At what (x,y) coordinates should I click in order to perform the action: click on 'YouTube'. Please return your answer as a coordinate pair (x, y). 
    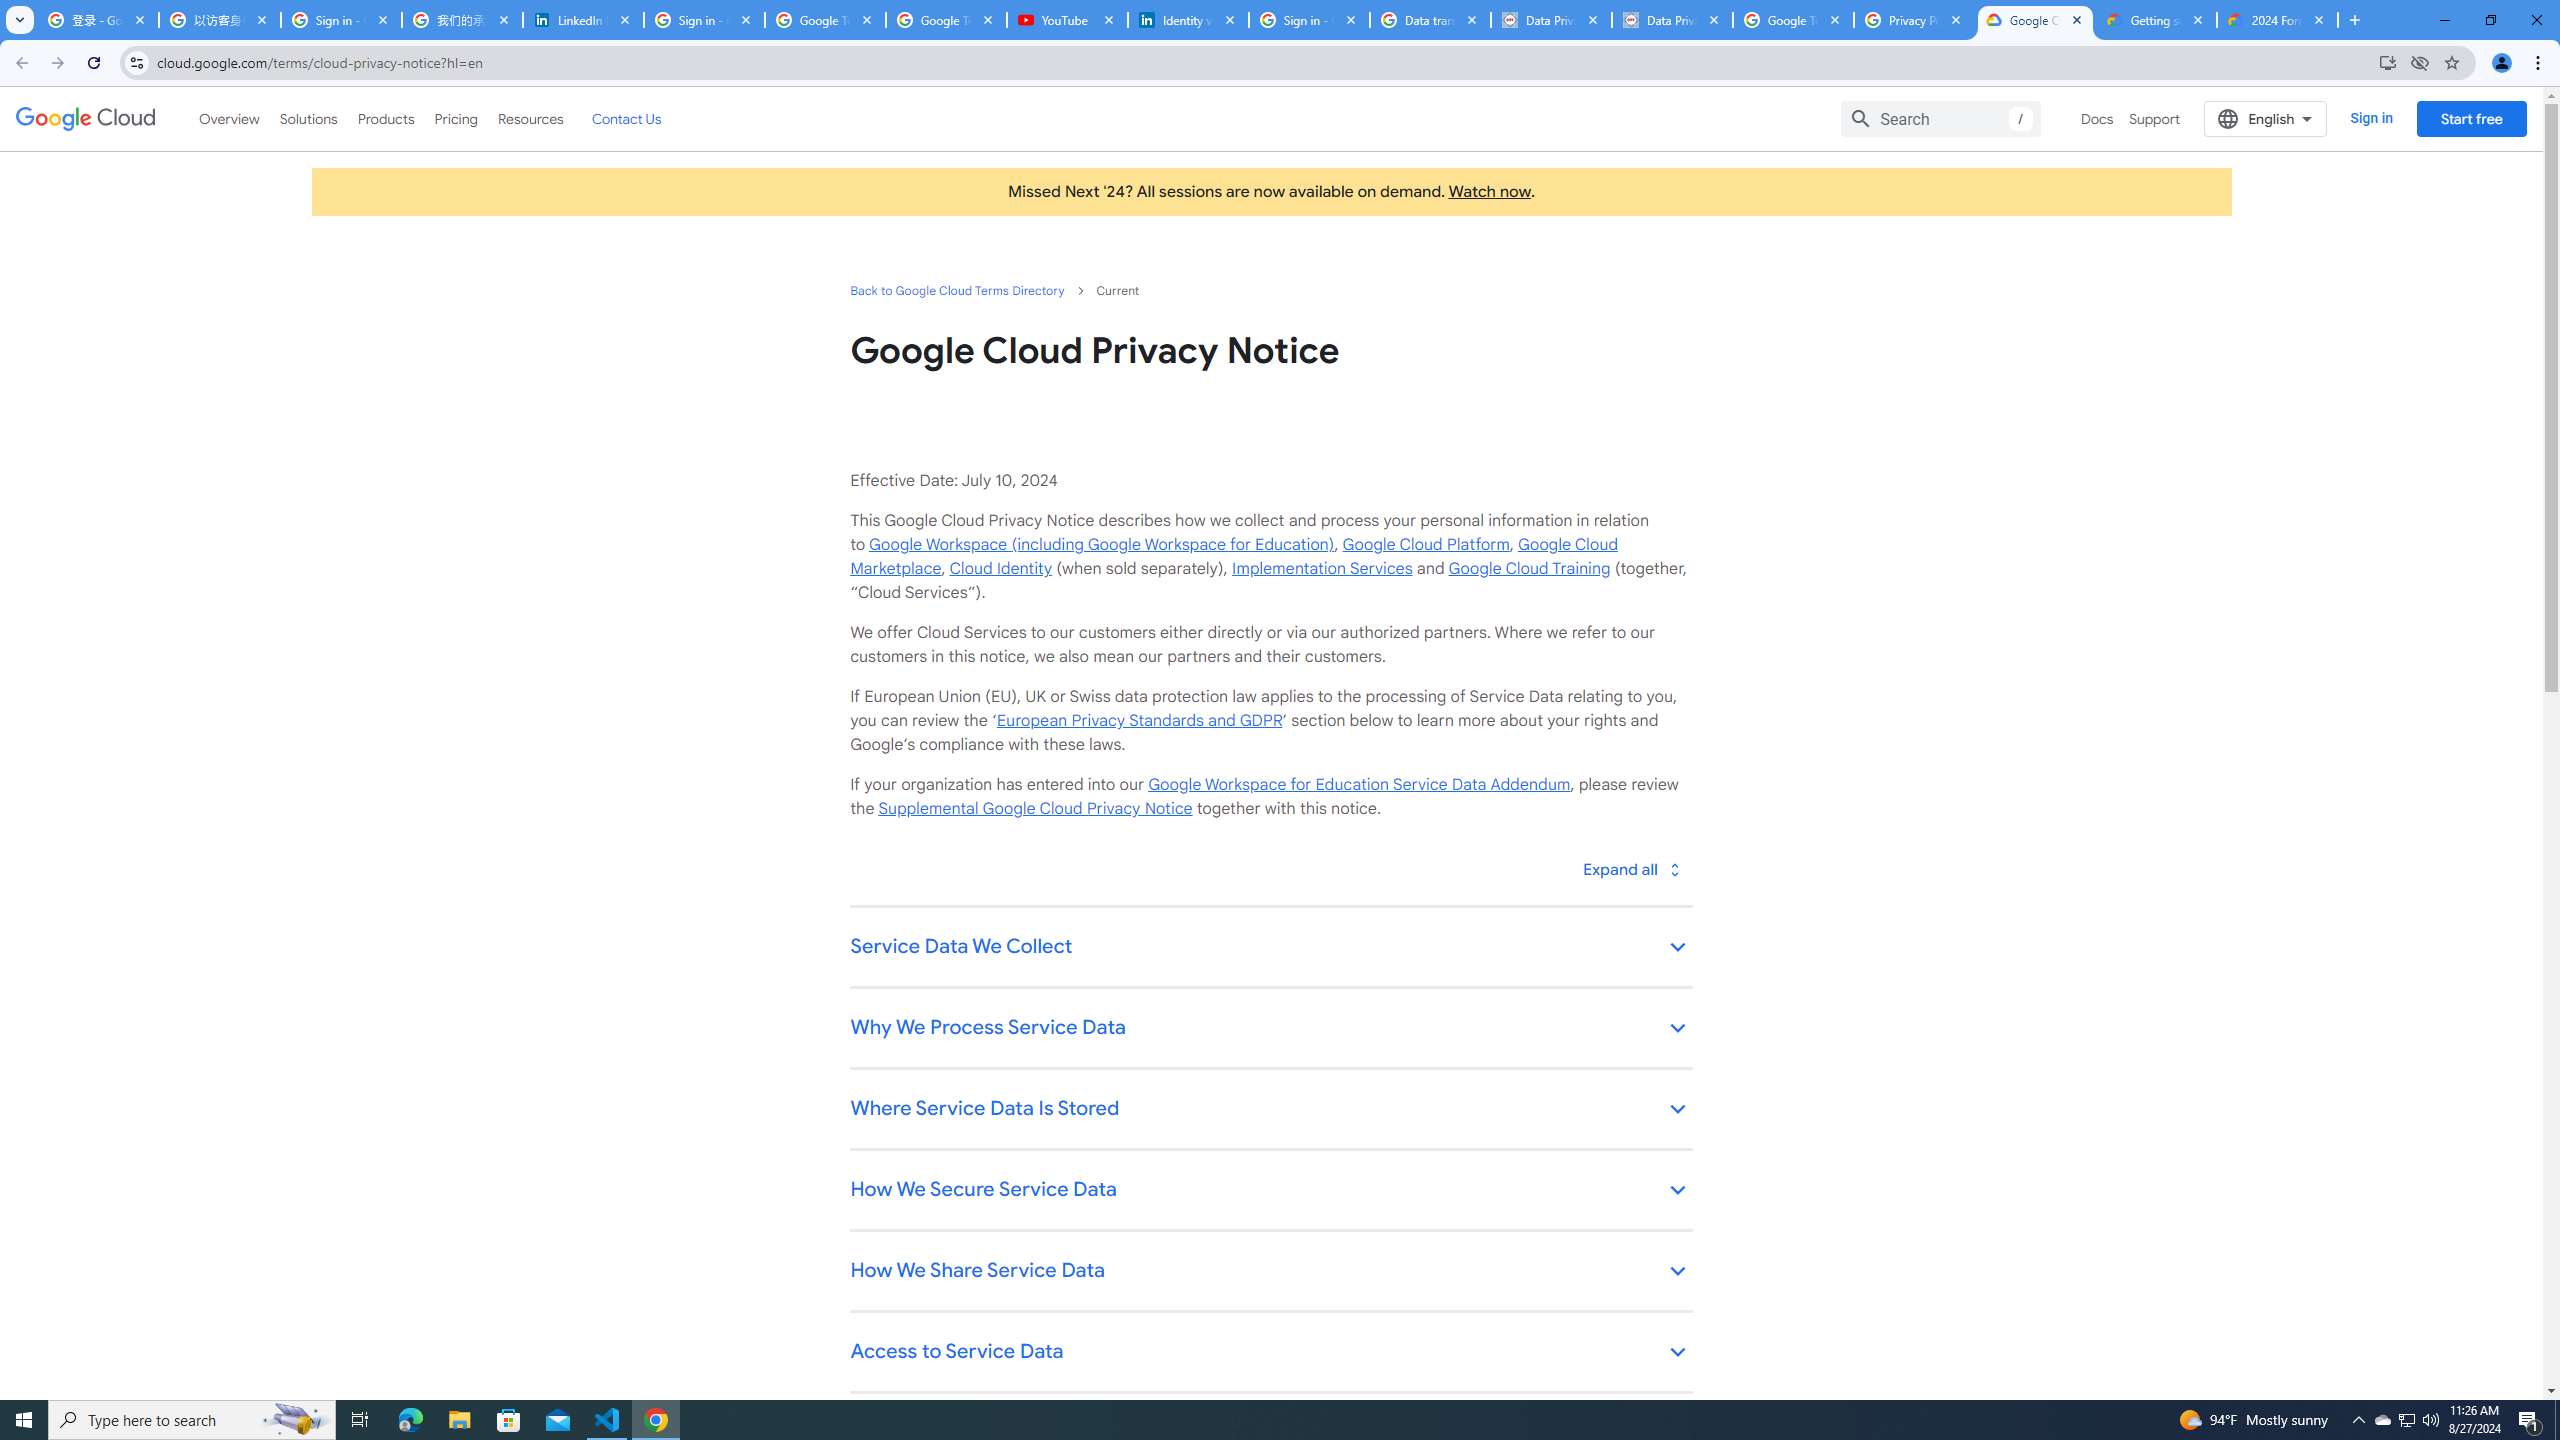
    Looking at the image, I should click on (1067, 19).